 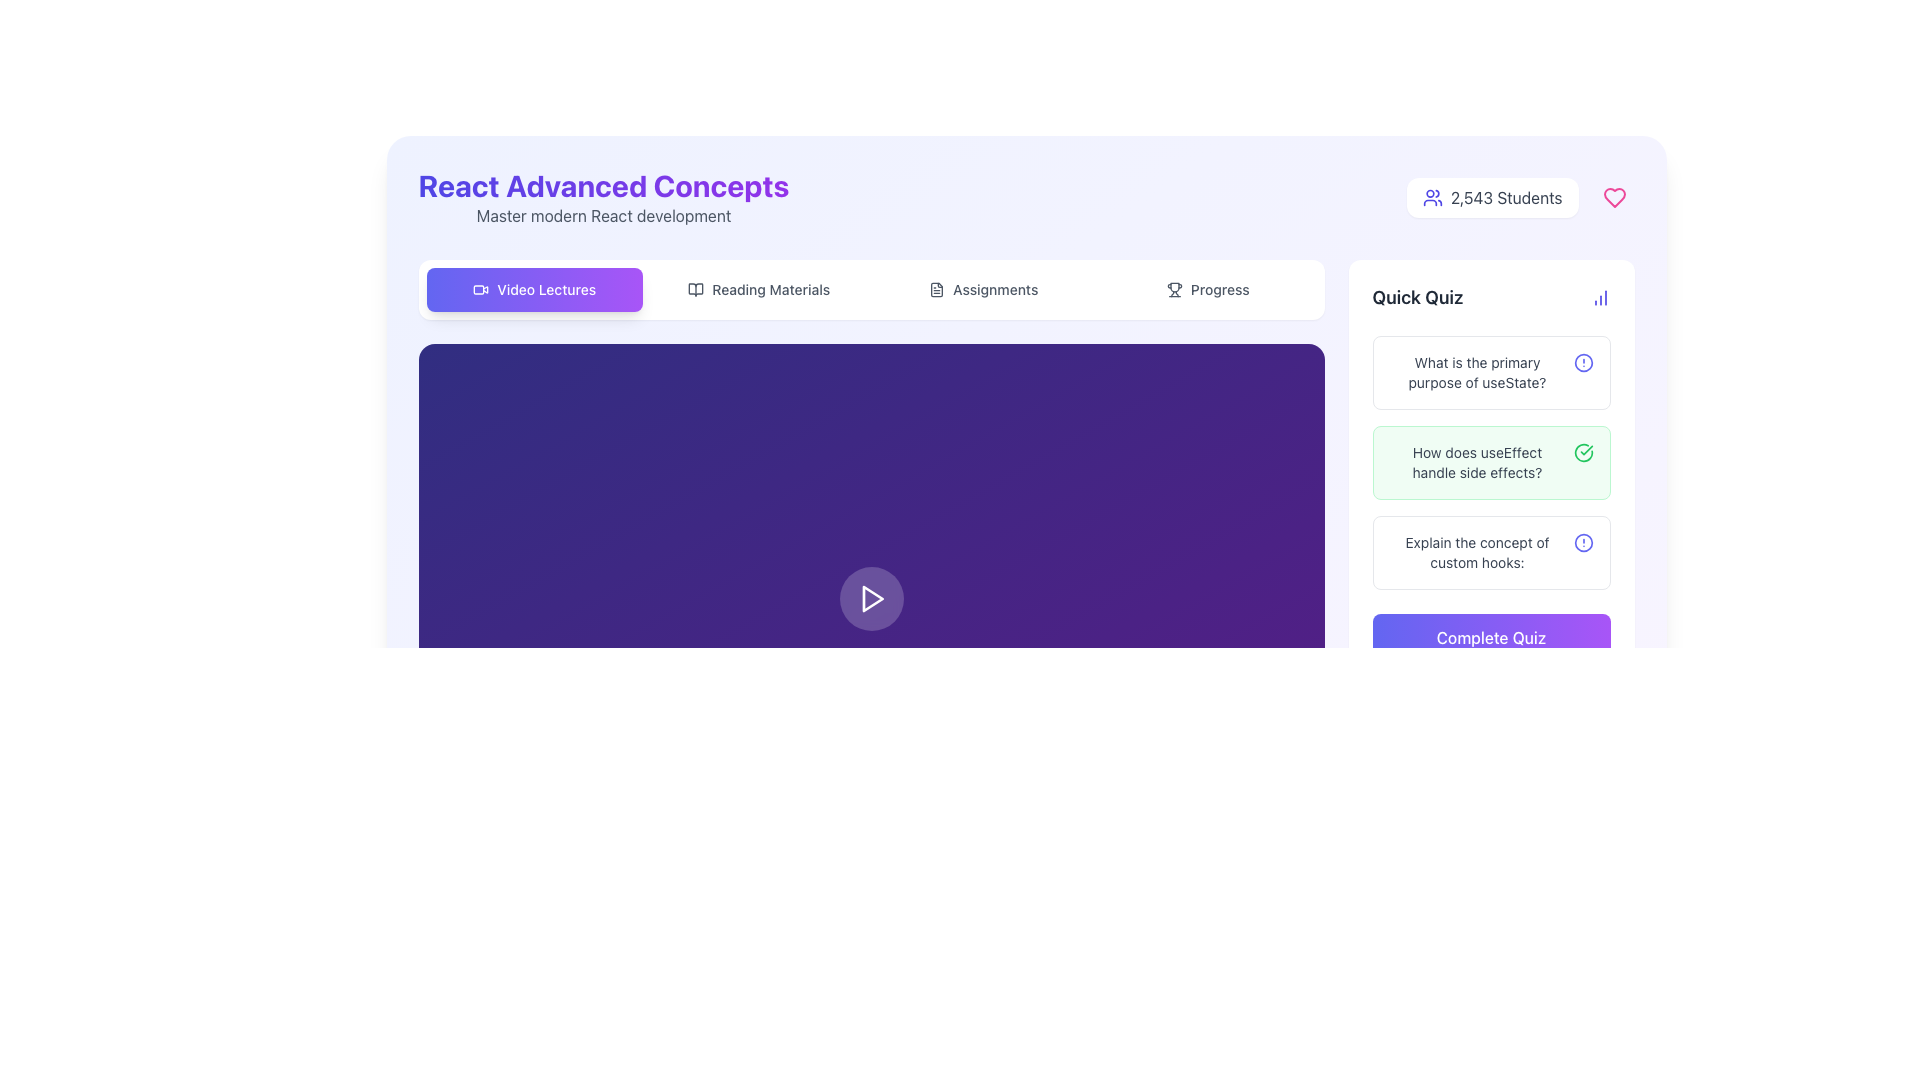 I want to click on the 'Reading Materials' button, which is complemented by the Icon positioned directly to its left within the horizontal navigation bar, so click(x=696, y=289).